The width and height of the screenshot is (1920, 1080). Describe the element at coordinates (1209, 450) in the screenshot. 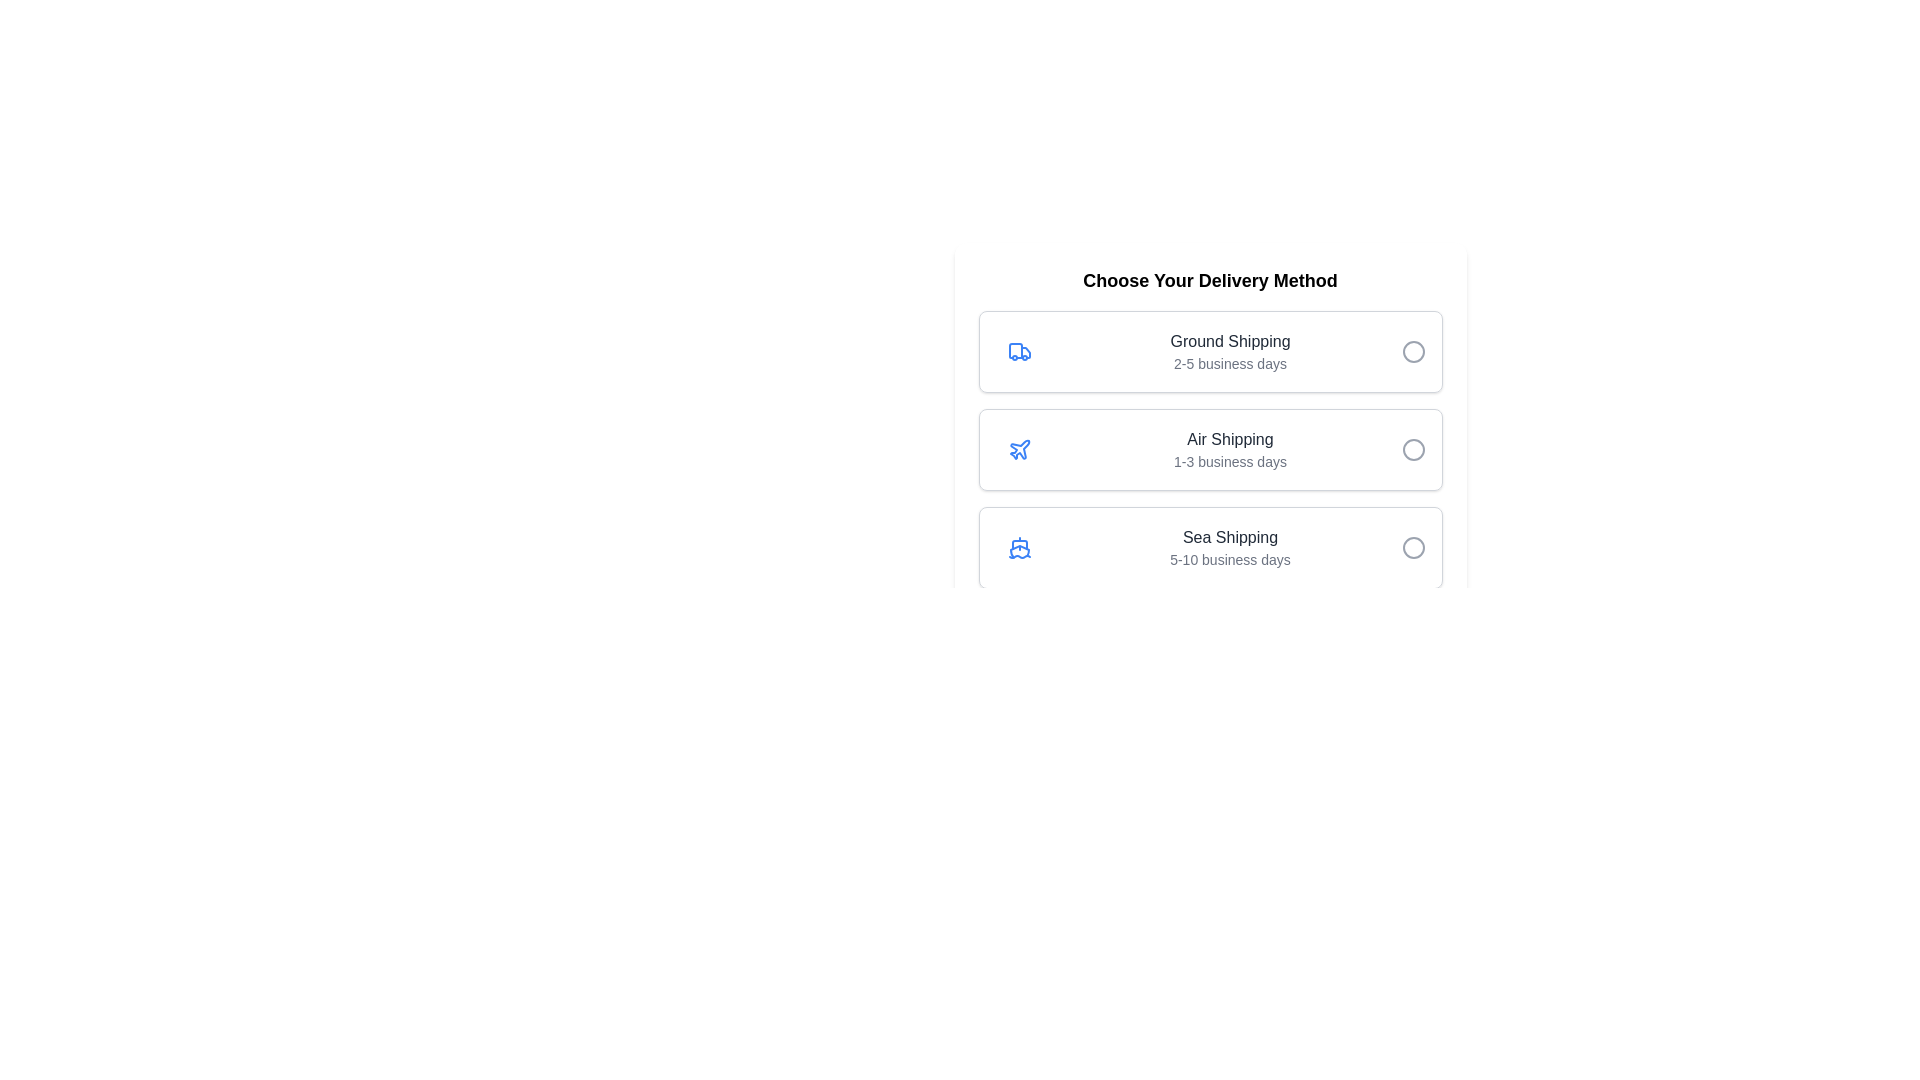

I see `the 'Air Shipping' selectable option using keyboard navigation` at that location.